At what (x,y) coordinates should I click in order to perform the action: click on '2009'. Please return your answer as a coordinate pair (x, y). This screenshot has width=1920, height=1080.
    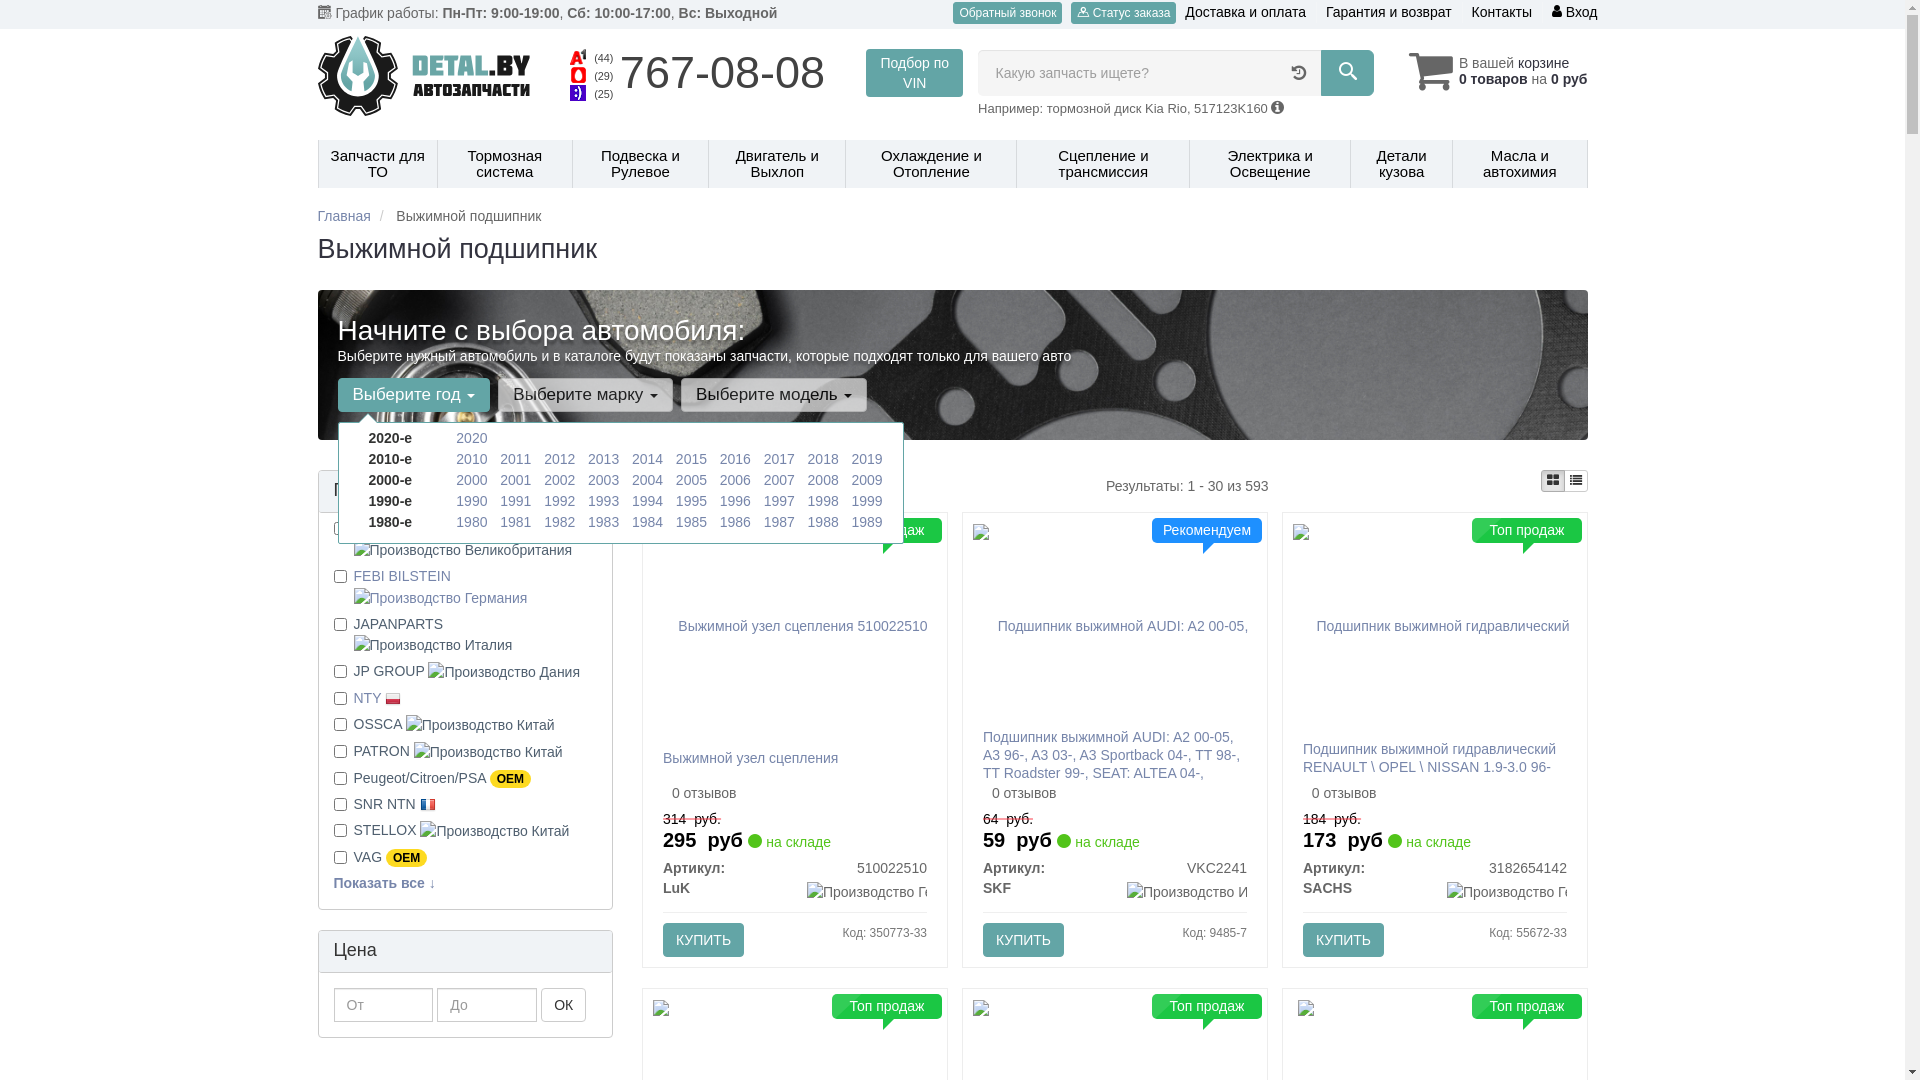
    Looking at the image, I should click on (866, 479).